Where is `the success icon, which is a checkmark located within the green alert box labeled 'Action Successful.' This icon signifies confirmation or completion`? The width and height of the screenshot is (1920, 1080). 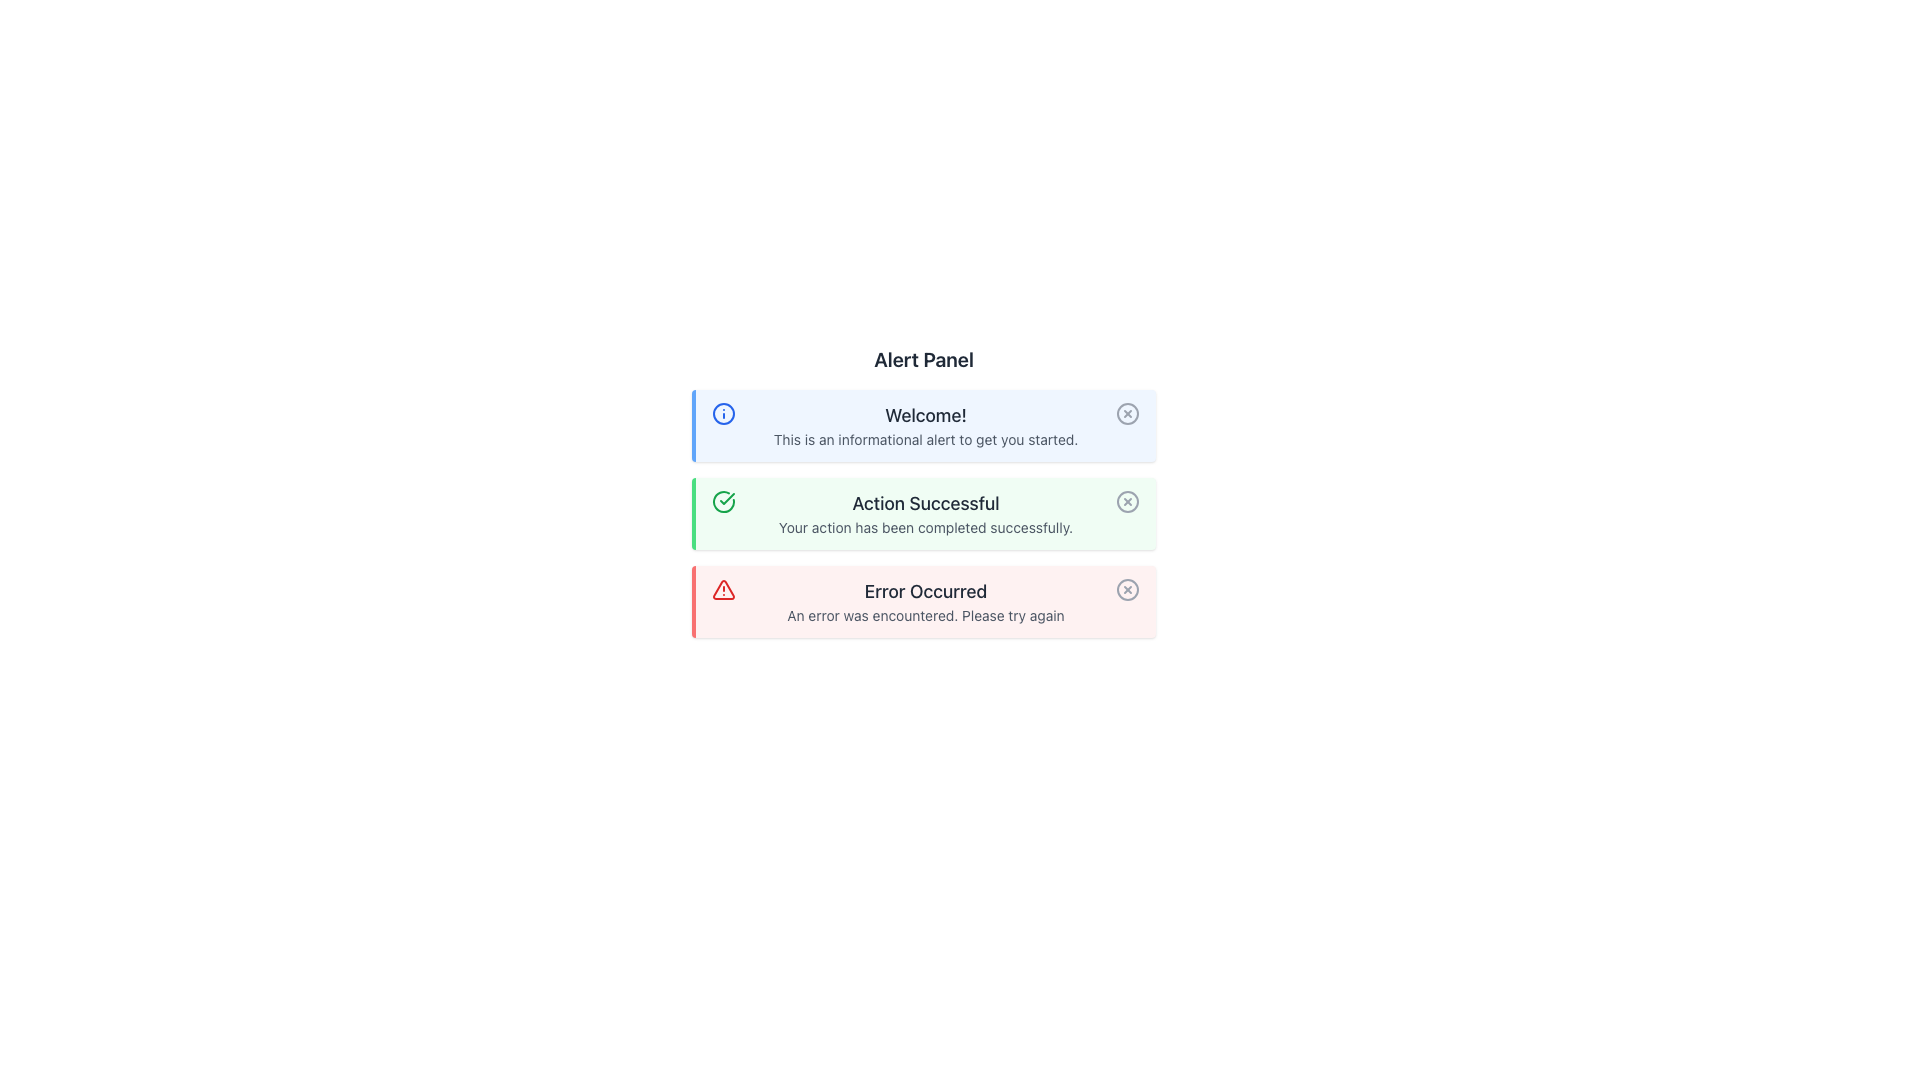 the success icon, which is a checkmark located within the green alert box labeled 'Action Successful.' This icon signifies confirmation or completion is located at coordinates (723, 500).